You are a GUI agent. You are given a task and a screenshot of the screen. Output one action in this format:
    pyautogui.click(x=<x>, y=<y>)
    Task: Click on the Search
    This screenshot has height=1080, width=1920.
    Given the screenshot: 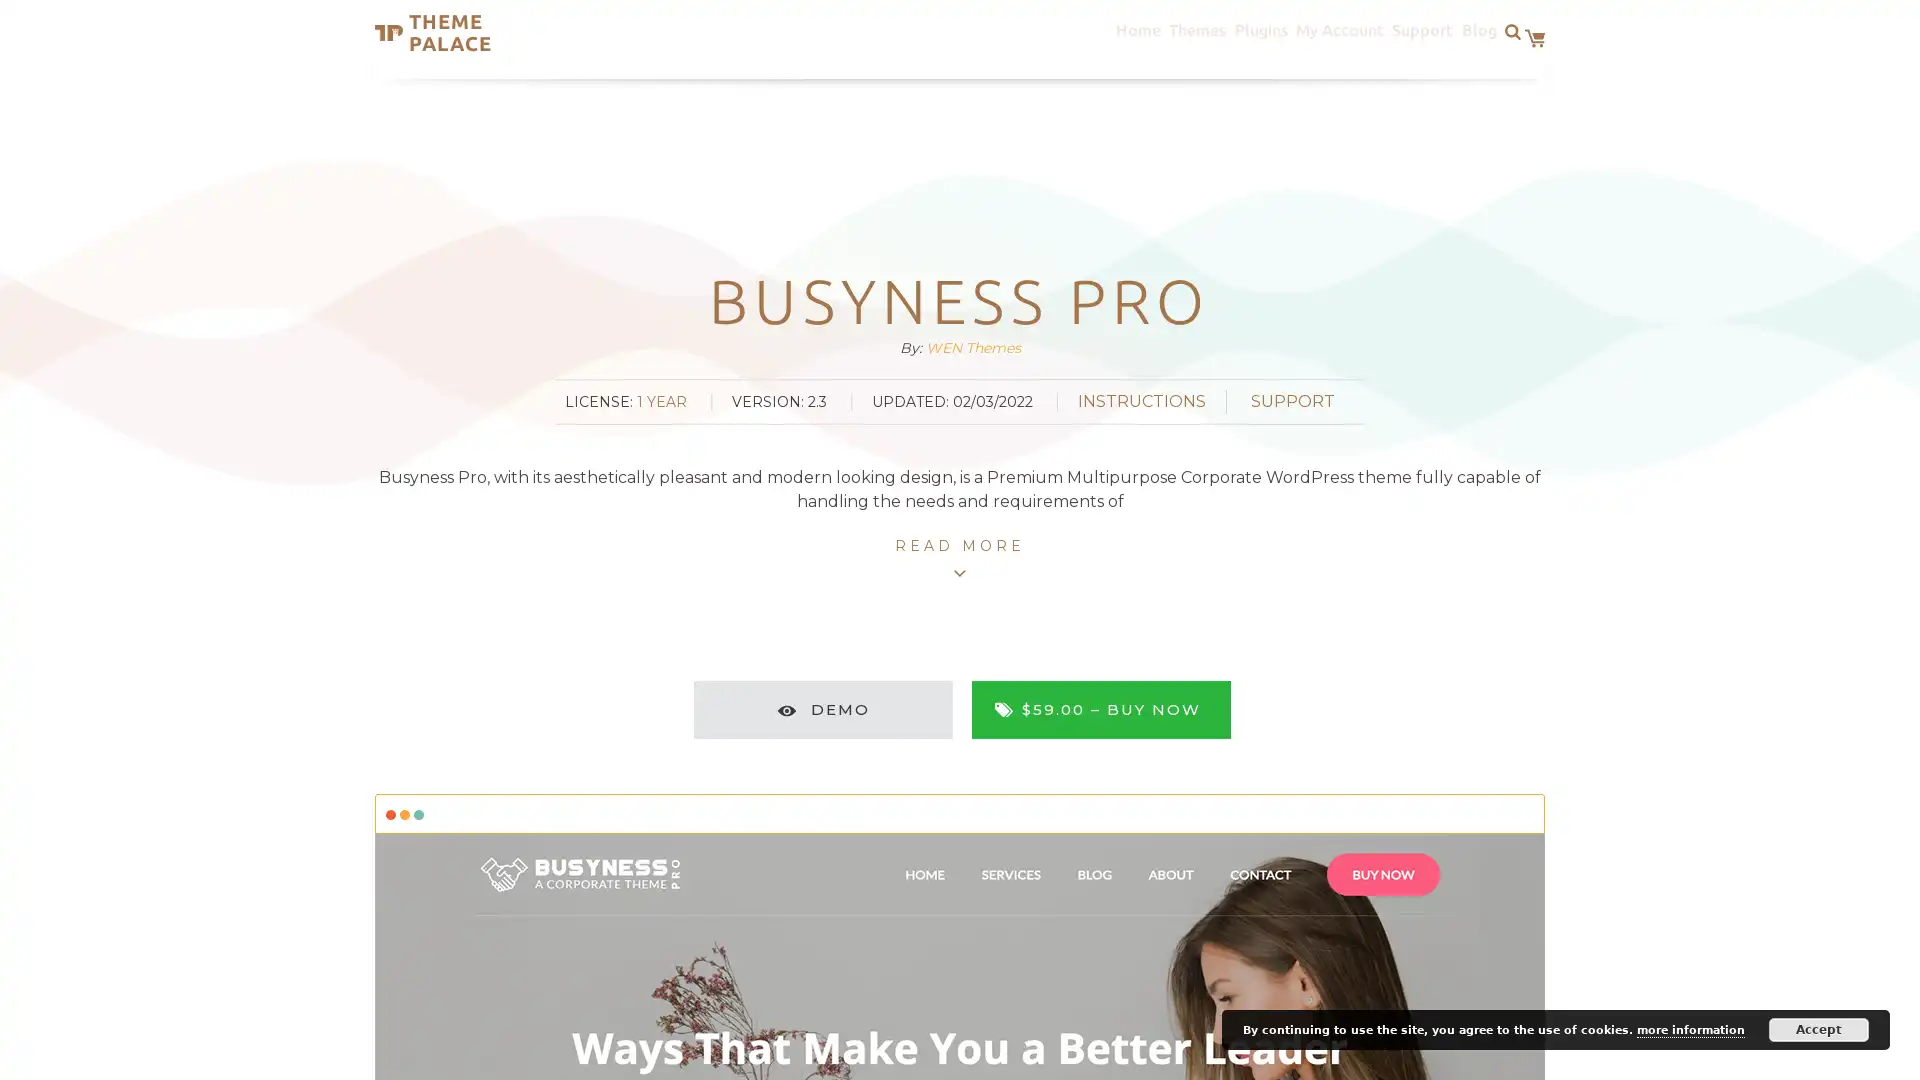 What is the action you would take?
    pyautogui.click(x=617, y=45)
    